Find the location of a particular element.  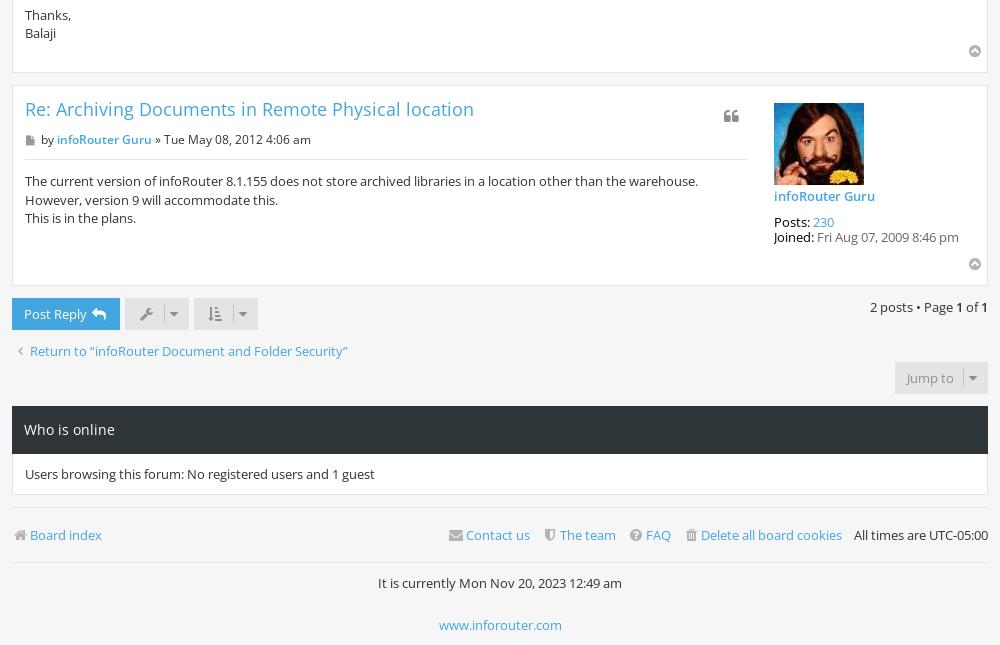

'Board index' is located at coordinates (65, 535).